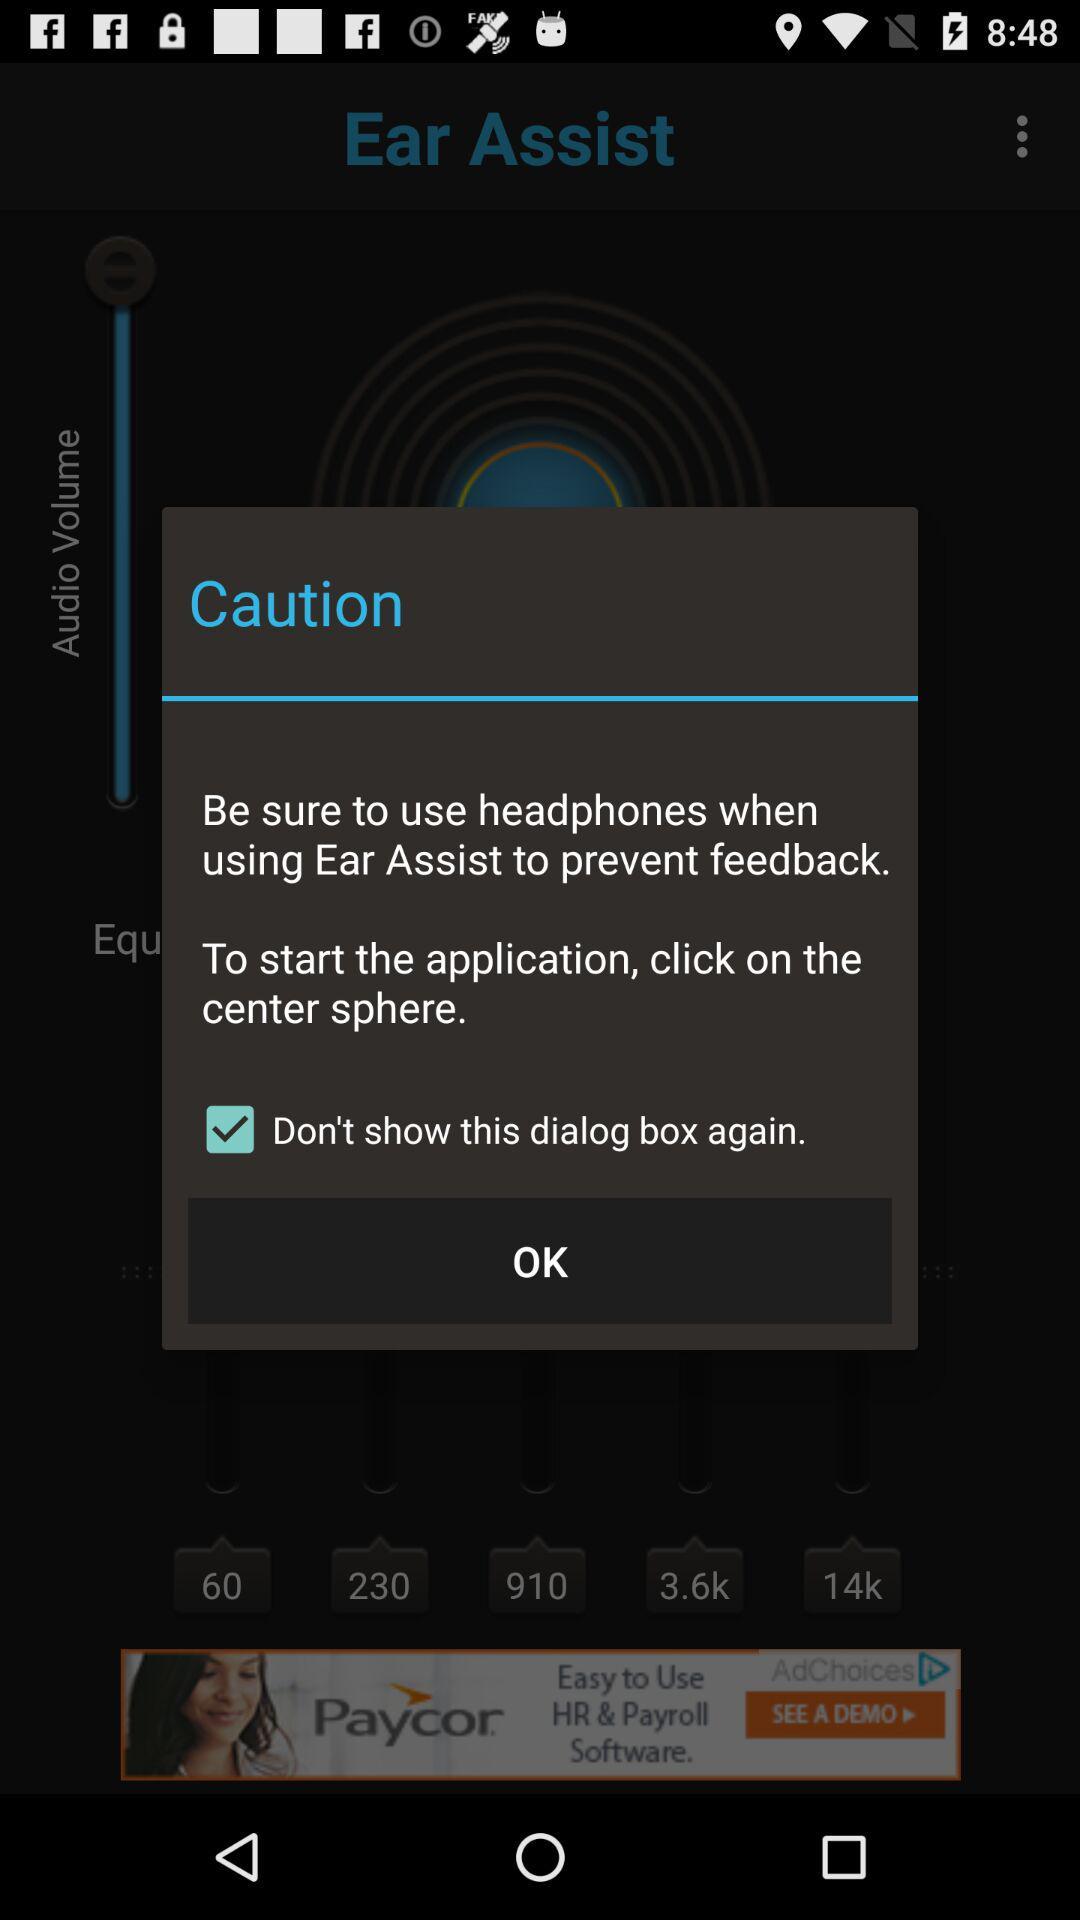  I want to click on icon below the be sure to item, so click(496, 1129).